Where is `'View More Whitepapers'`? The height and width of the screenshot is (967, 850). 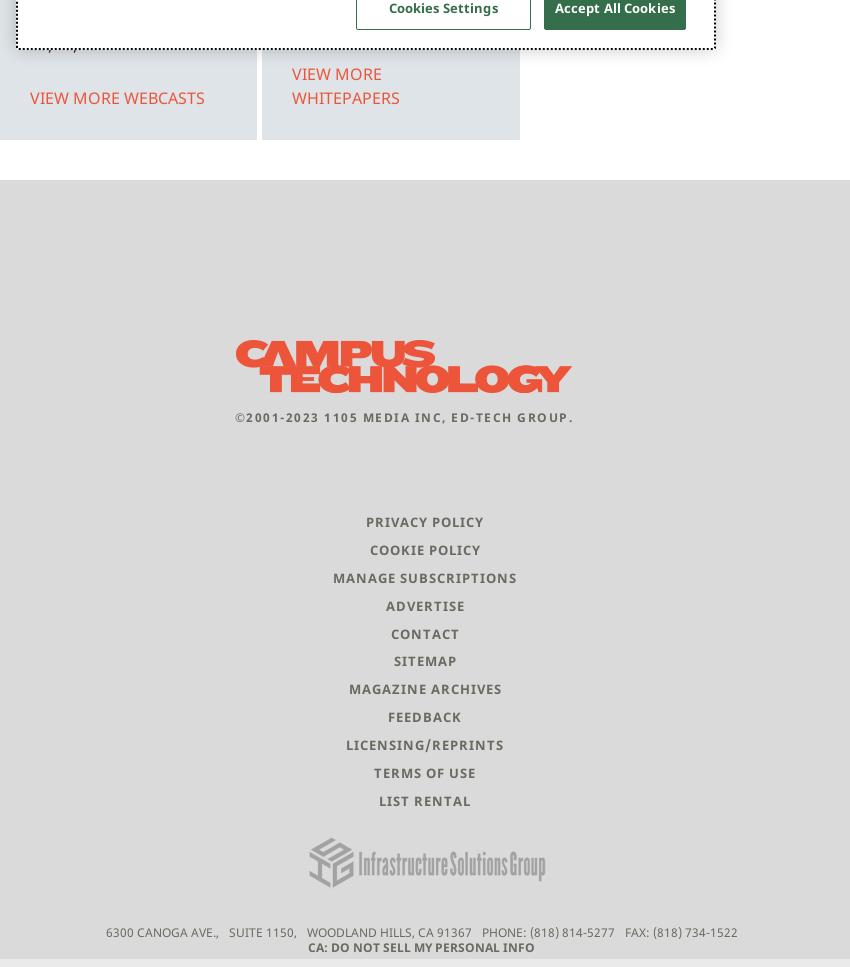
'View More Whitepapers' is located at coordinates (345, 84).